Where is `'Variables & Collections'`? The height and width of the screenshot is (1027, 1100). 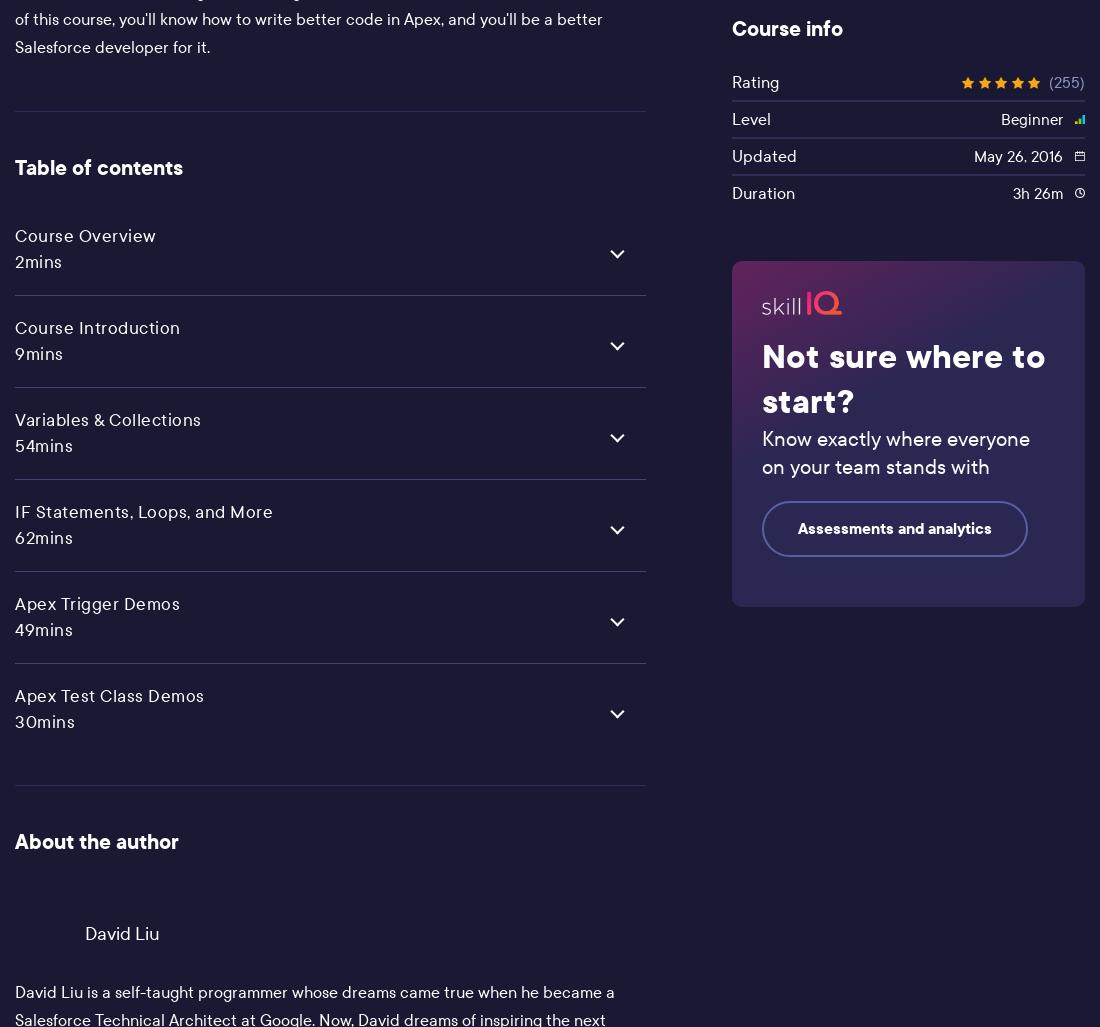
'Variables & Collections' is located at coordinates (108, 419).